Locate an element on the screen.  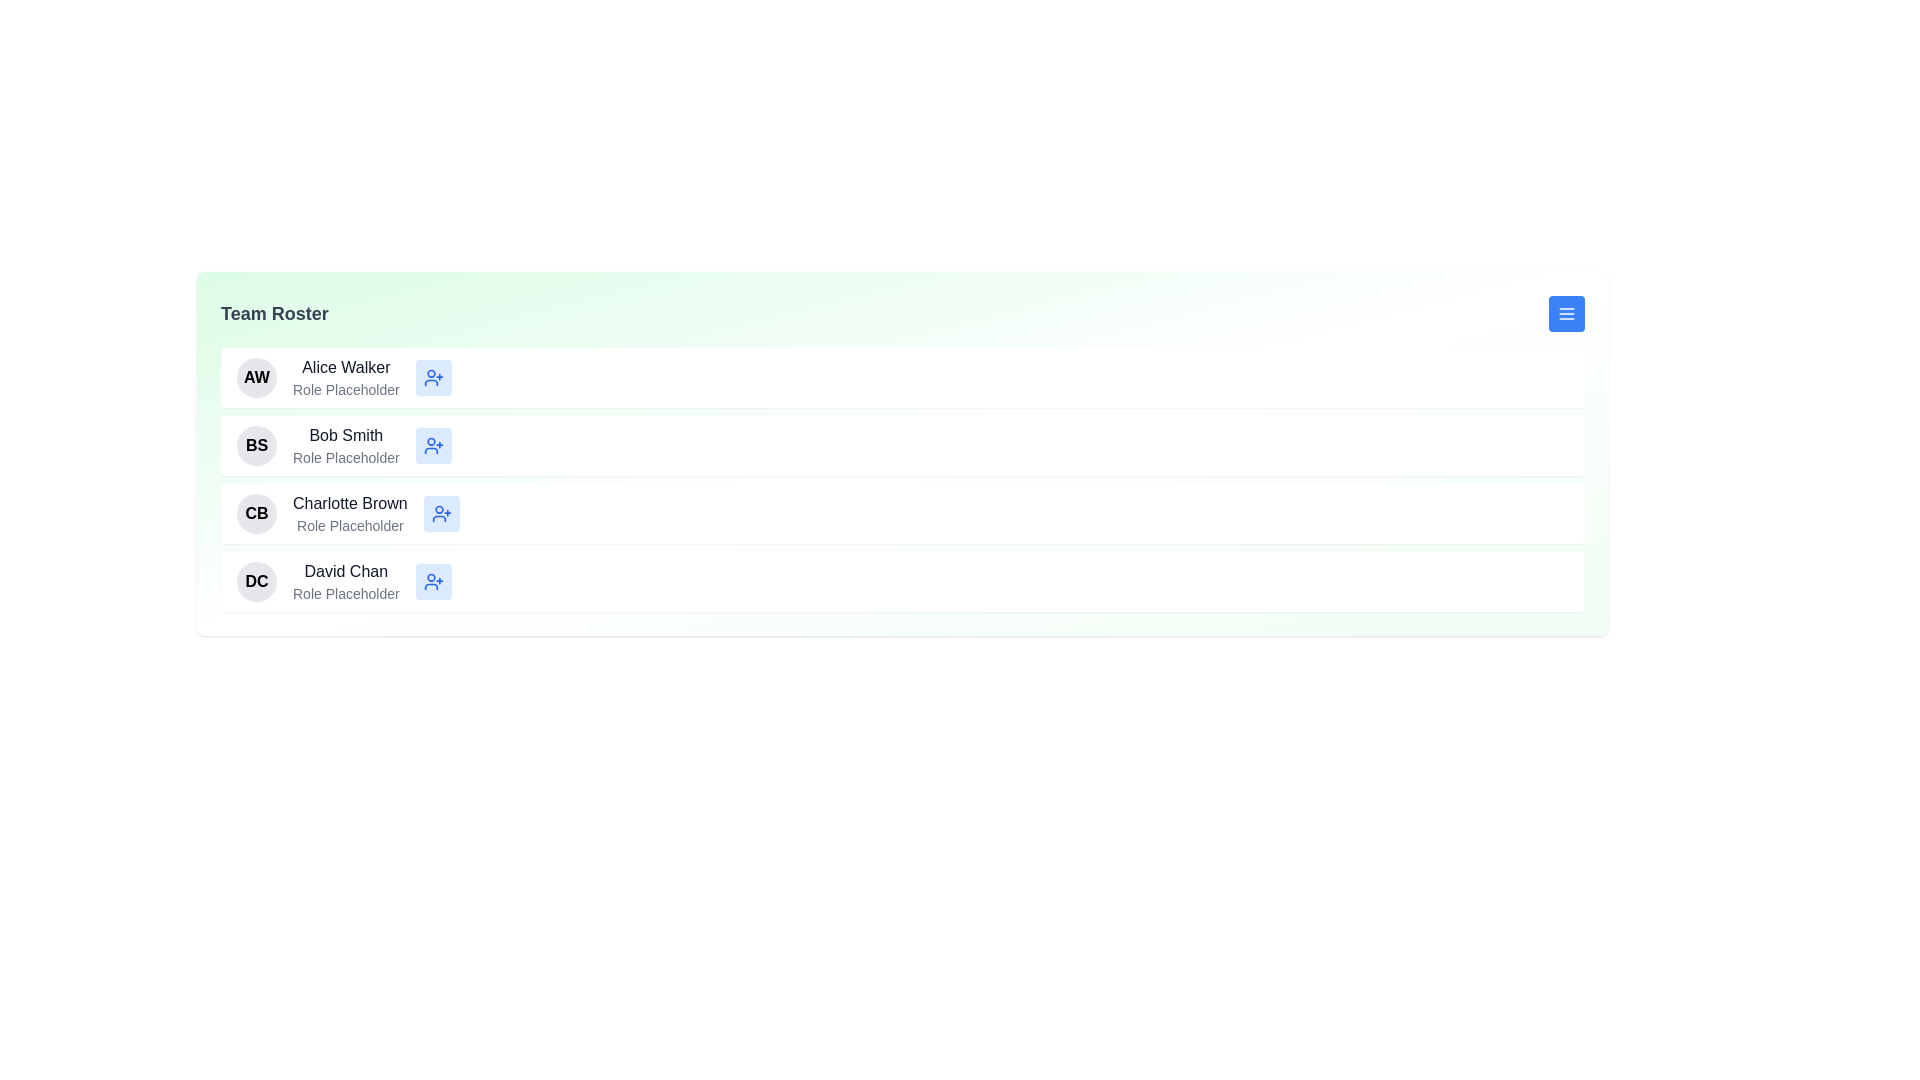
the light blue button with a user icon next to 'Bob Smith, Role Placeholder' to observe any interaction effect is located at coordinates (432, 445).